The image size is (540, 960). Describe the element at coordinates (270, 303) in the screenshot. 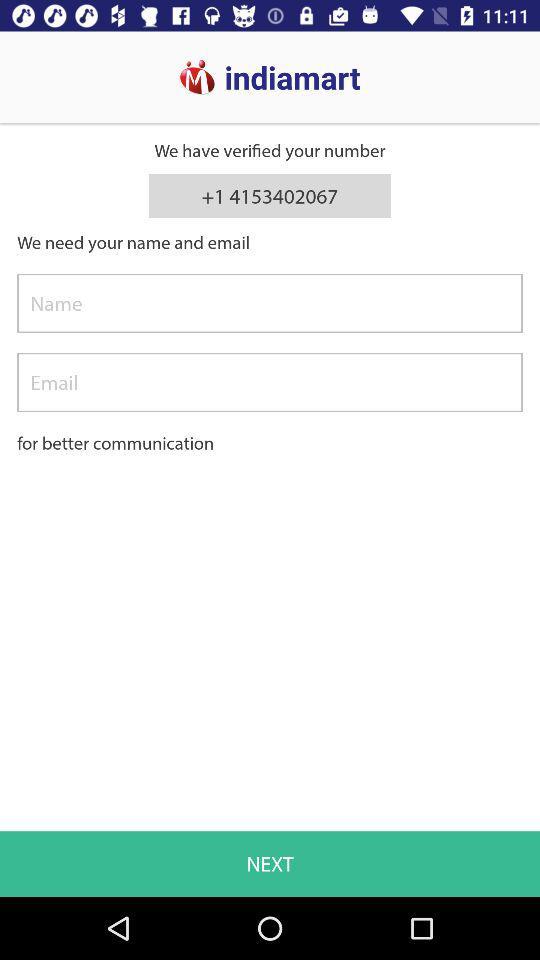

I see `your name` at that location.